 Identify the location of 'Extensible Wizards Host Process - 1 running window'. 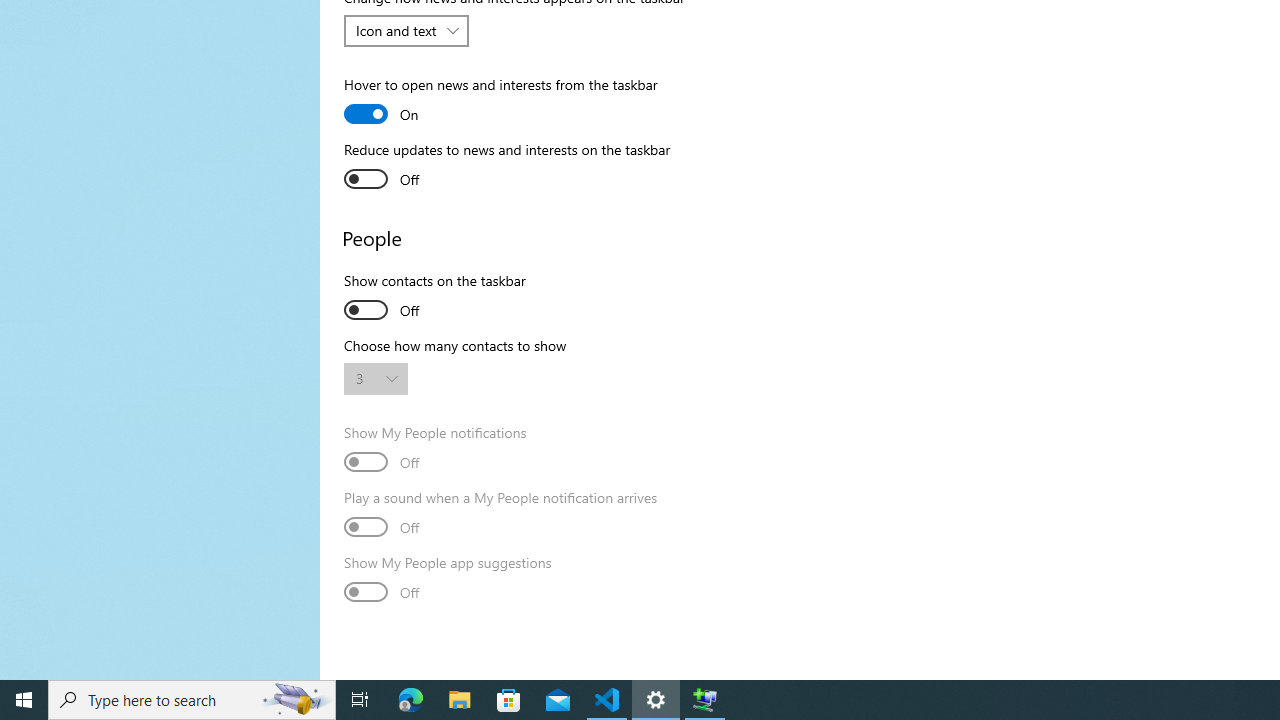
(705, 698).